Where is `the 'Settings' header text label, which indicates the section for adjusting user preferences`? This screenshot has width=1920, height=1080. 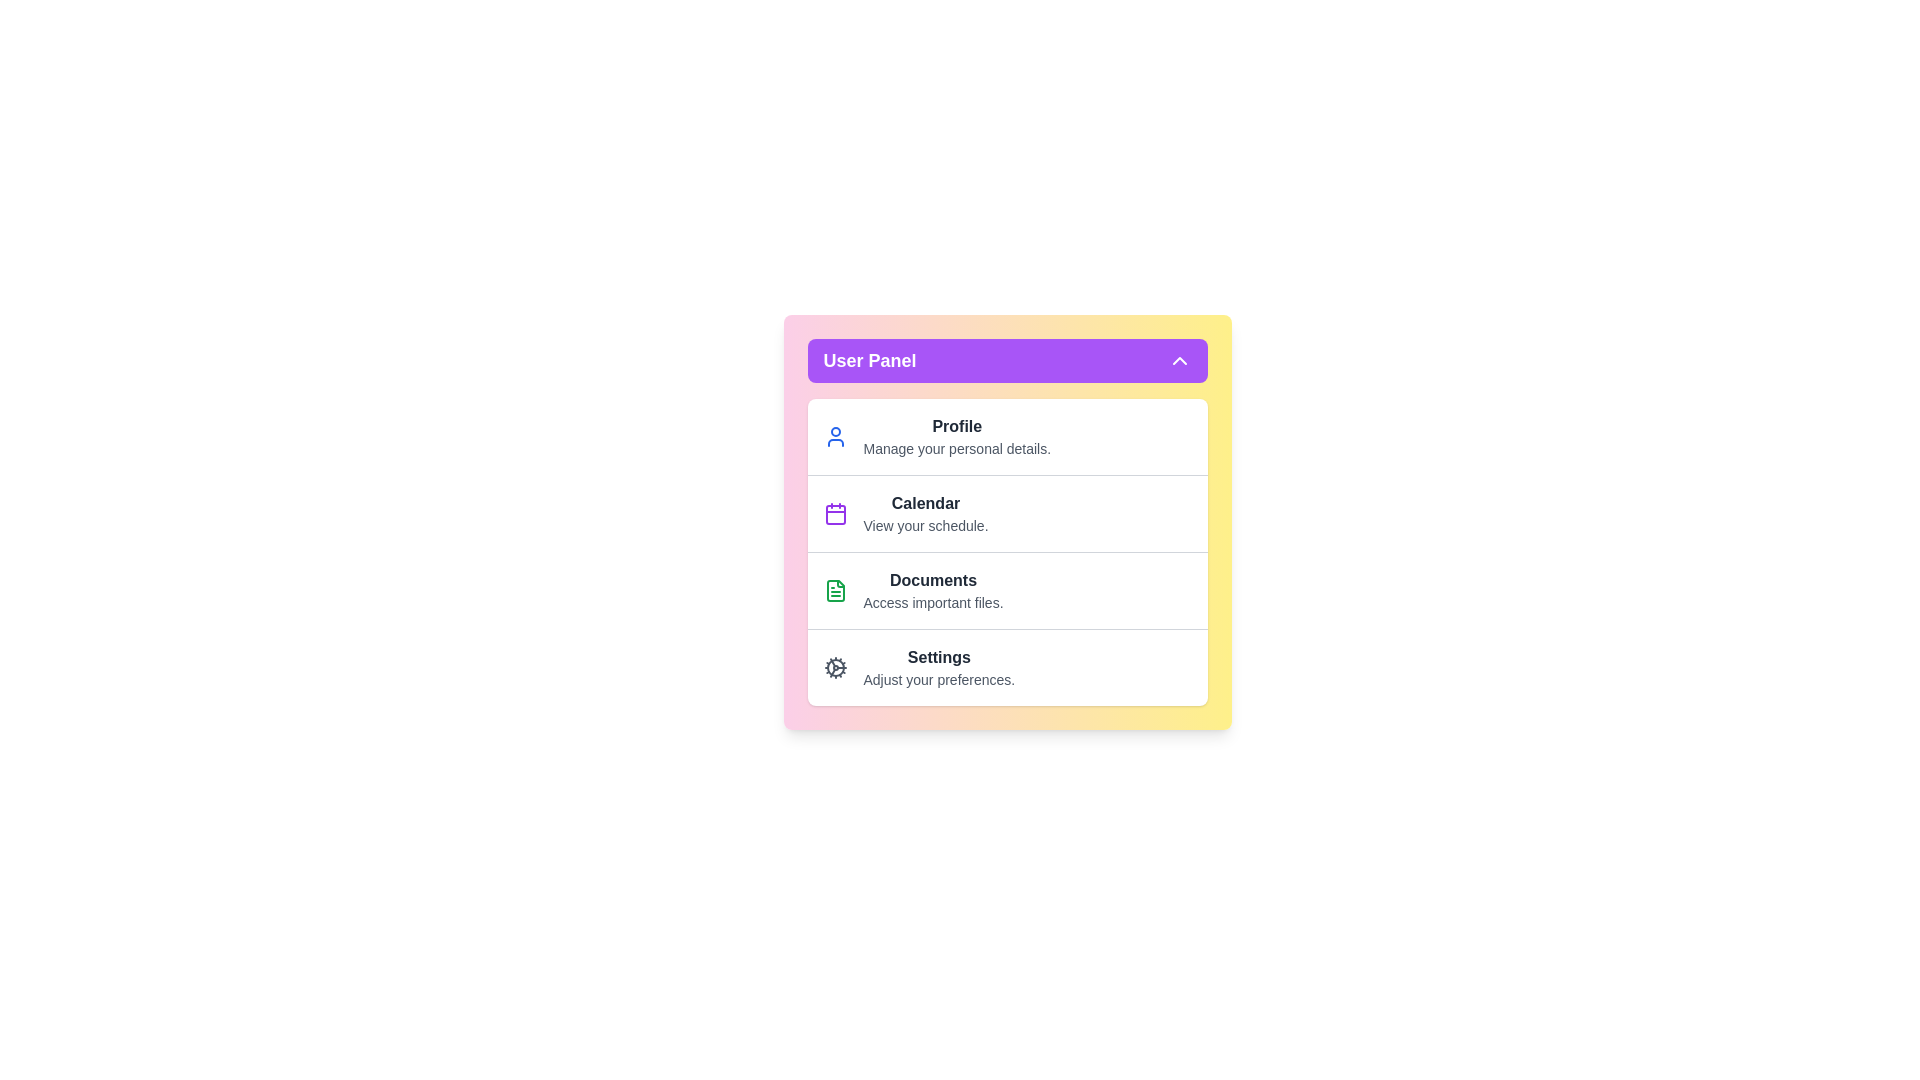
the 'Settings' header text label, which indicates the section for adjusting user preferences is located at coordinates (938, 658).